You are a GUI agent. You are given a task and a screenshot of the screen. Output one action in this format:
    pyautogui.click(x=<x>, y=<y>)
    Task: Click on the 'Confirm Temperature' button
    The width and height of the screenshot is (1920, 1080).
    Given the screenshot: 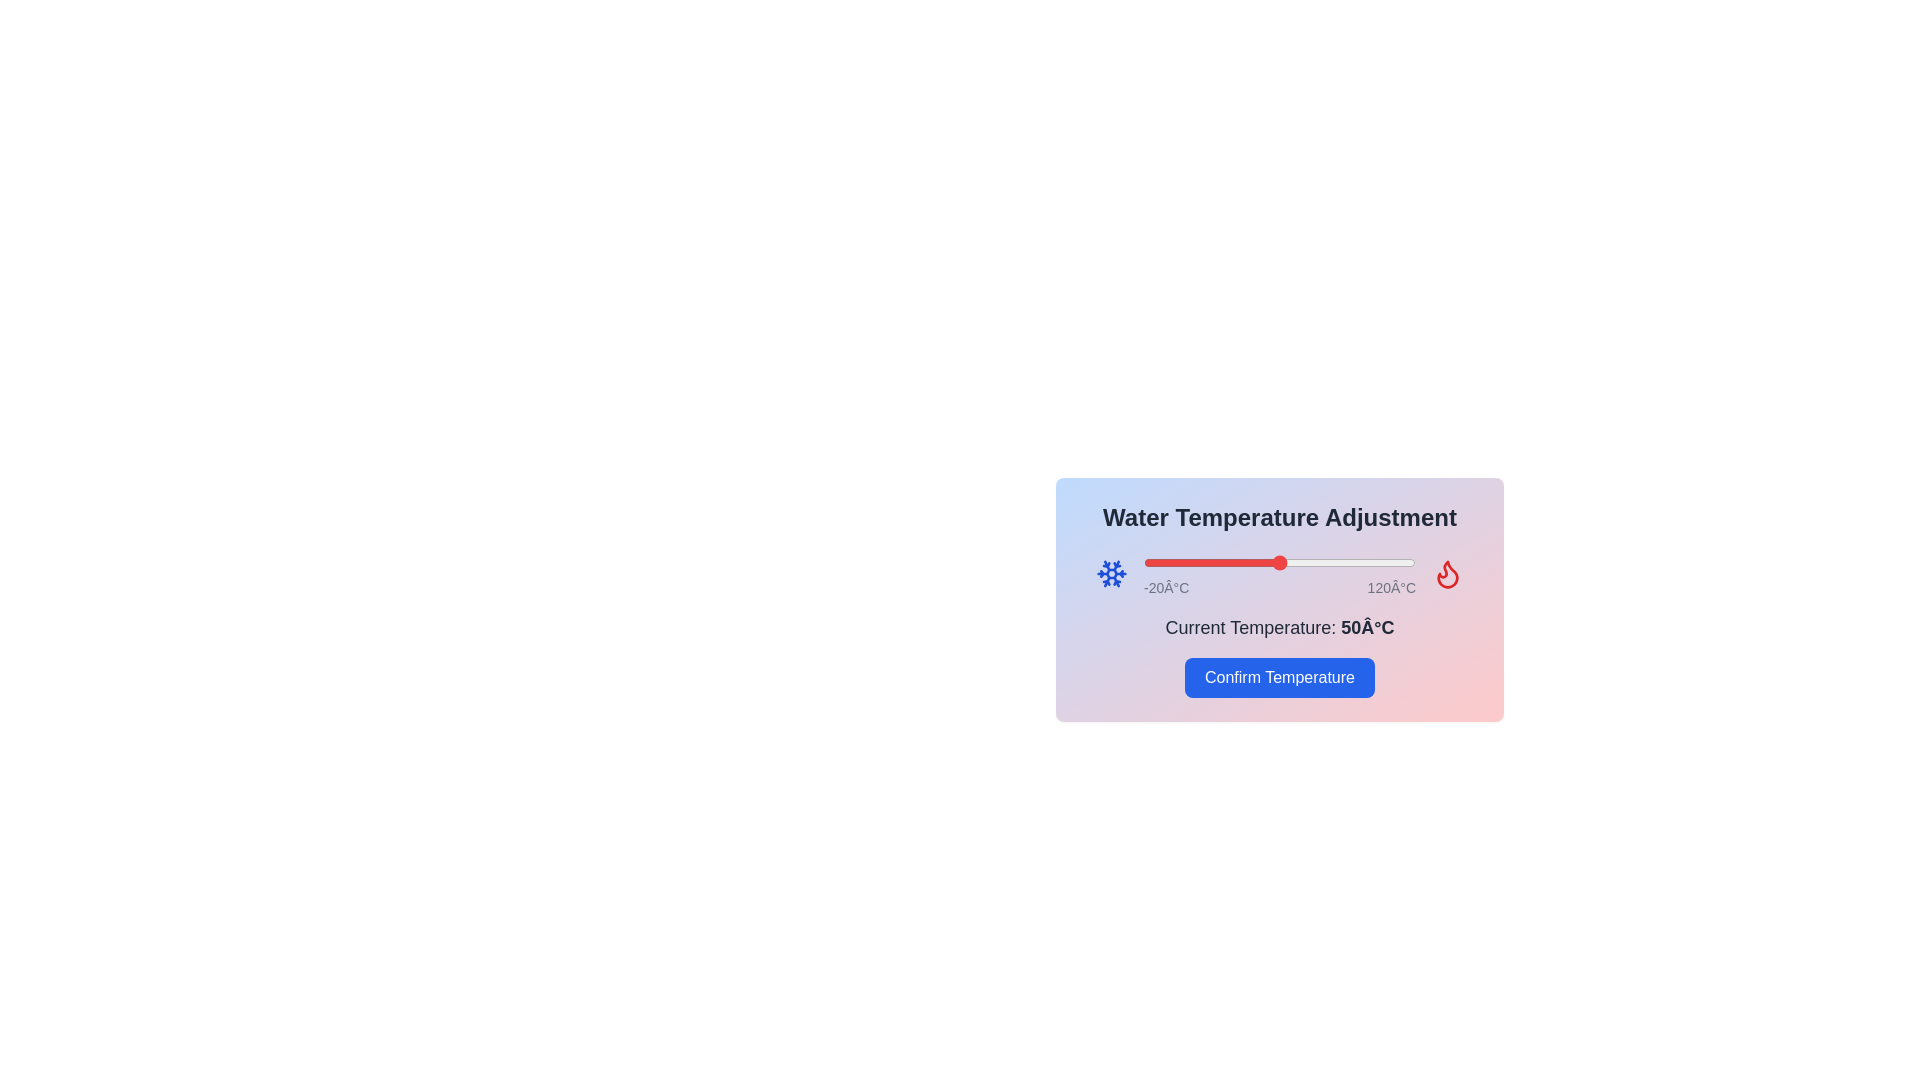 What is the action you would take?
    pyautogui.click(x=1280, y=677)
    